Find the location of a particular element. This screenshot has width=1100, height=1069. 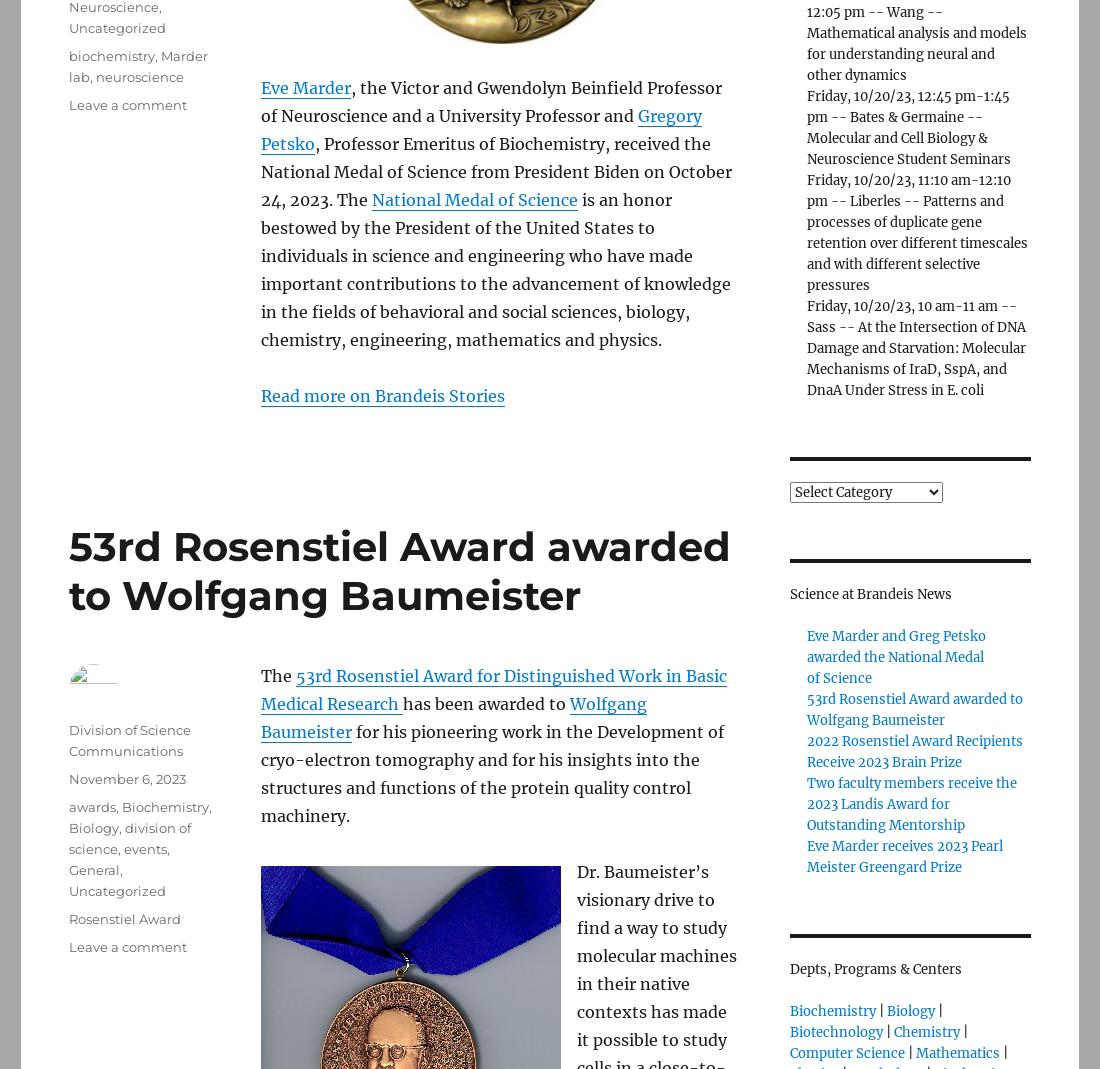

'53rd Rosenstiel Award for Distinguished Work in Basic Medical Research' is located at coordinates (494, 689).